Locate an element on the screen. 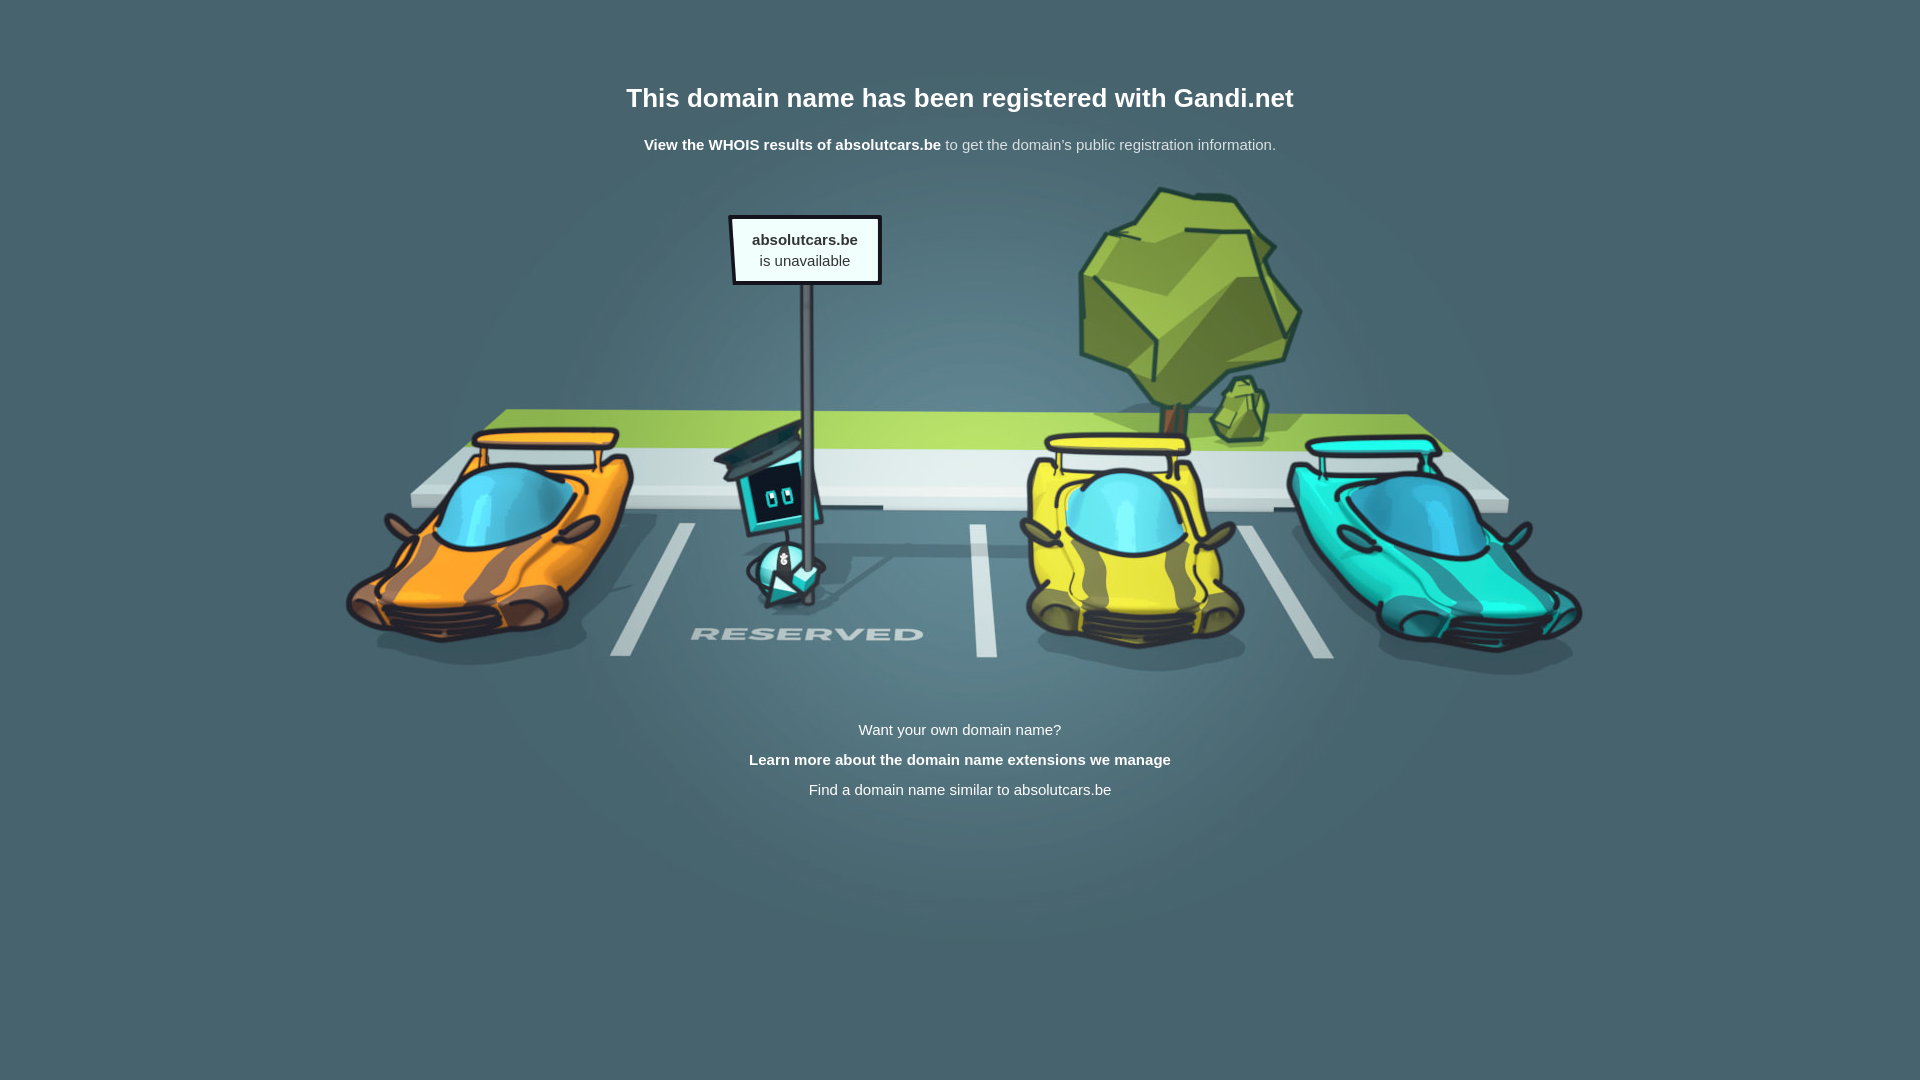 The width and height of the screenshot is (1920, 1080). 'View the WHOIS results of absolutcars.be' is located at coordinates (791, 143).